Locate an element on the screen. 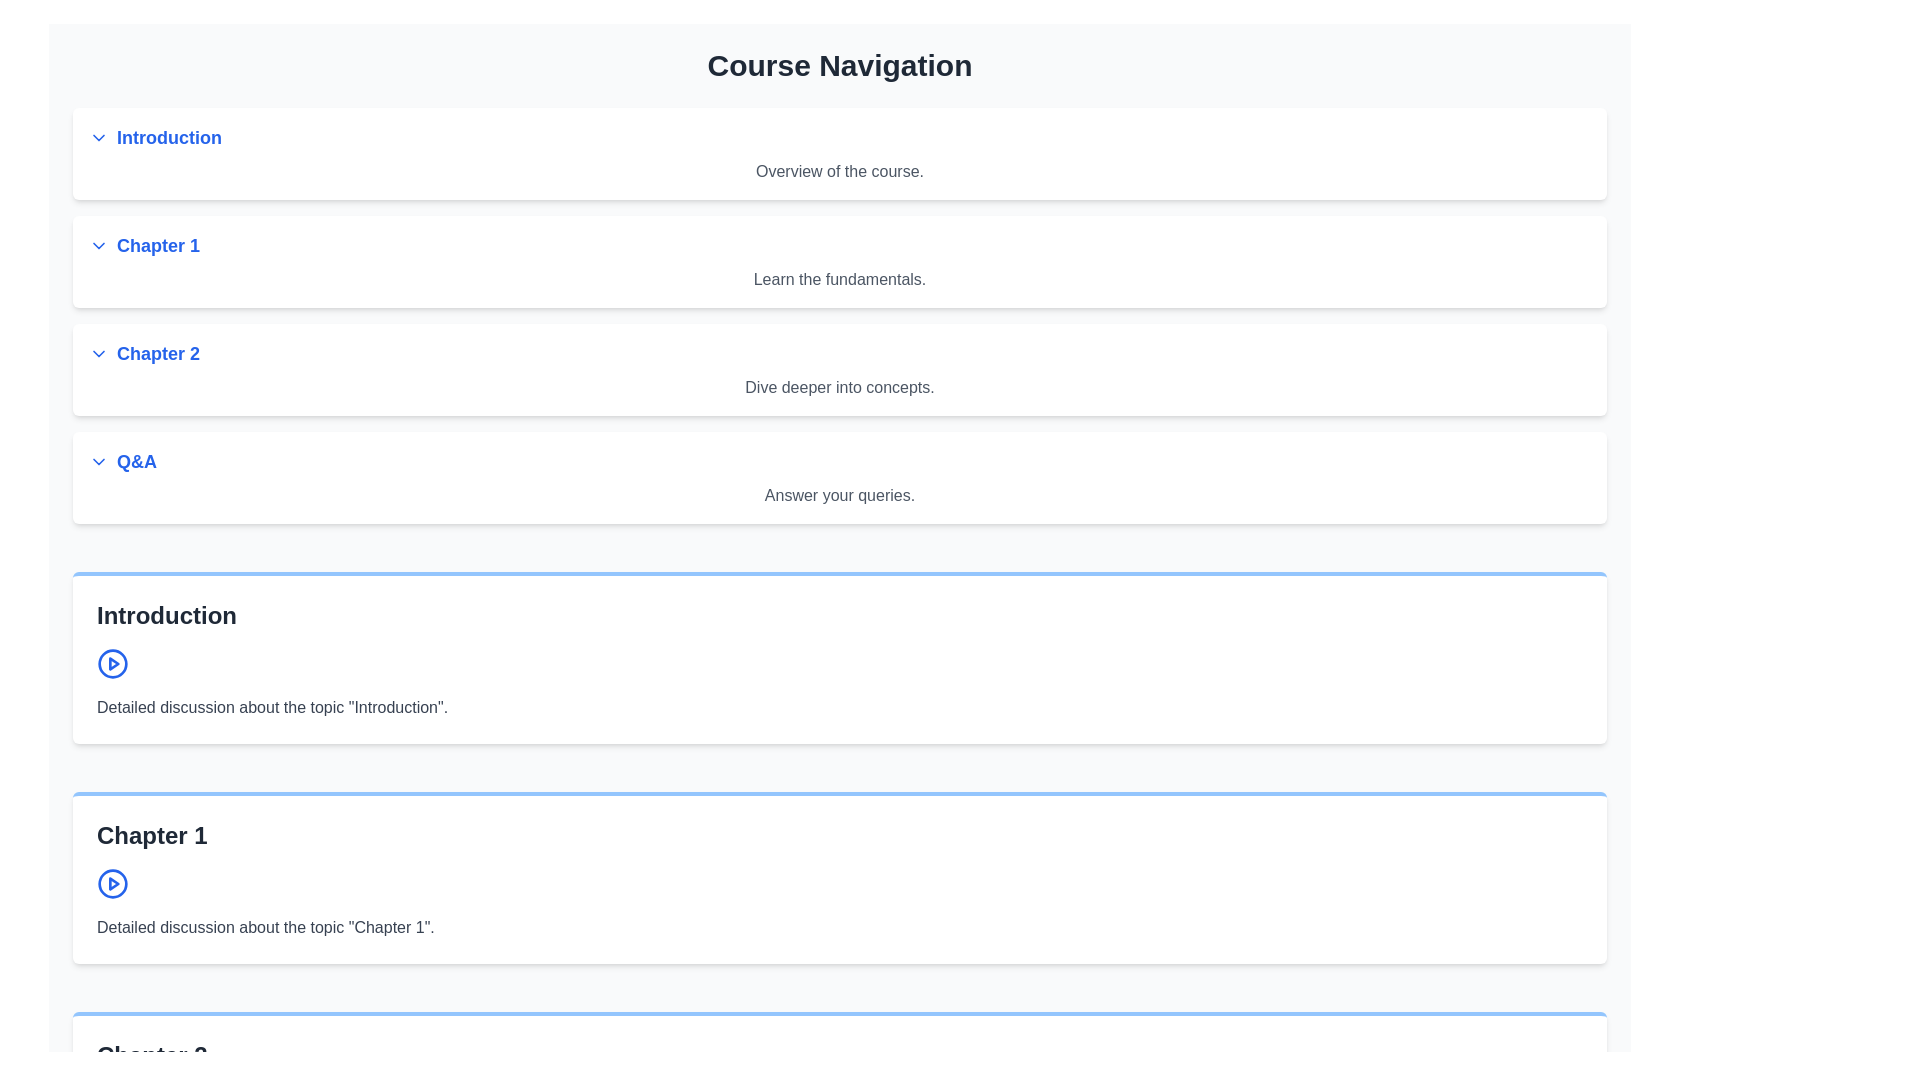  the non-interactive text label that summarizes the content under 'Chapter 1', which is positioned directly below the clickable 'Chapter 1' heading is located at coordinates (840, 280).